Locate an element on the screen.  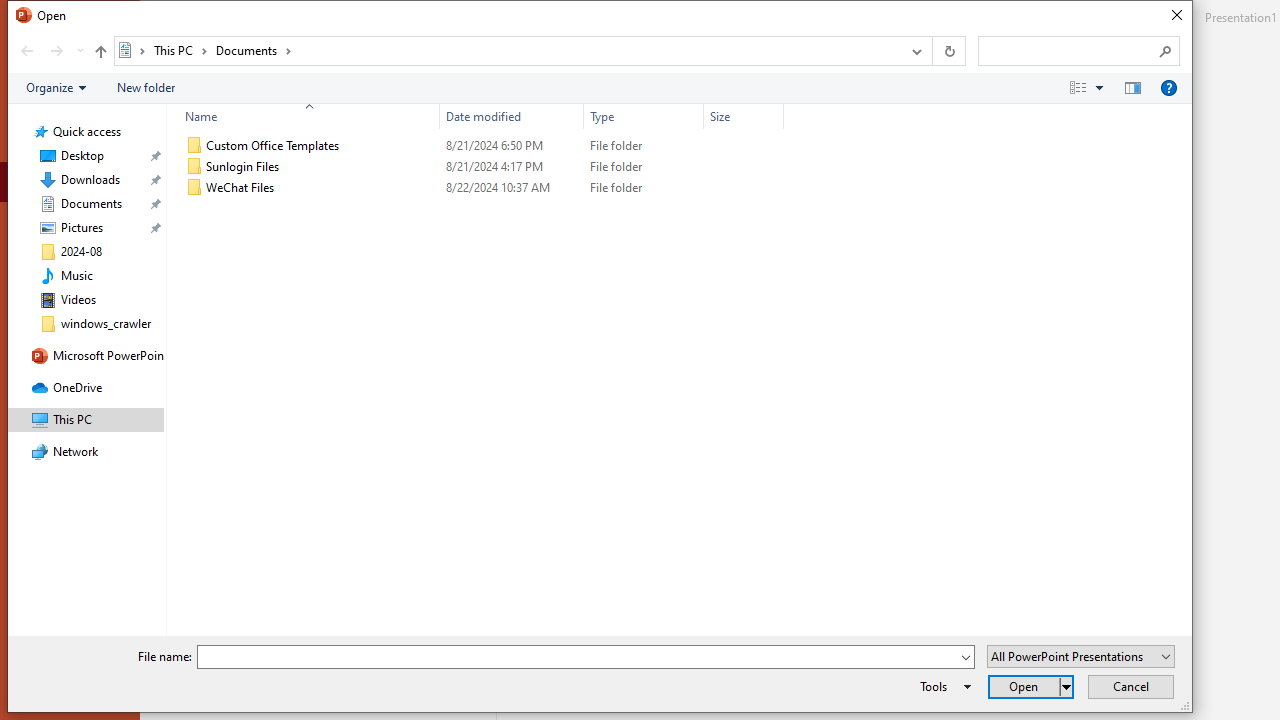
'&Help' is located at coordinates (1168, 86).